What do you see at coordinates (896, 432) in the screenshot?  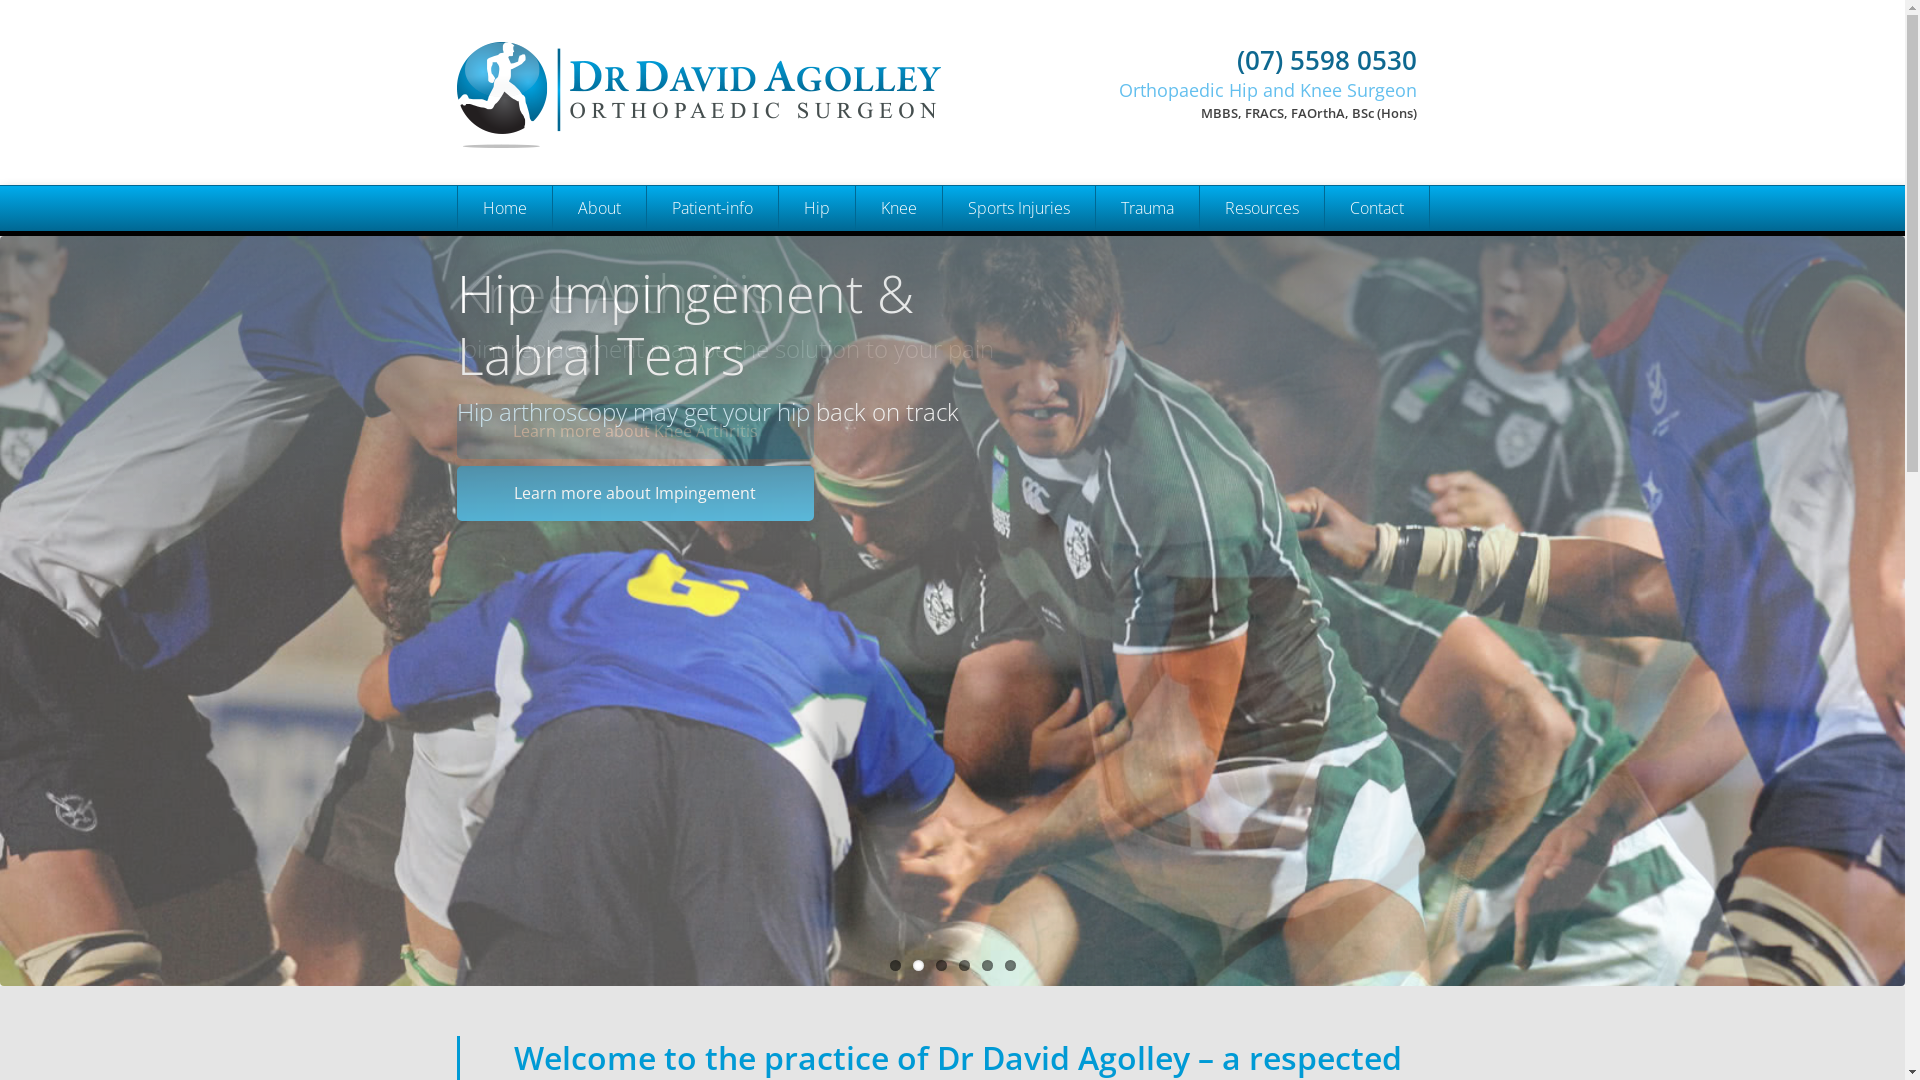 I see `'Knee Meniscal Tear'` at bounding box center [896, 432].